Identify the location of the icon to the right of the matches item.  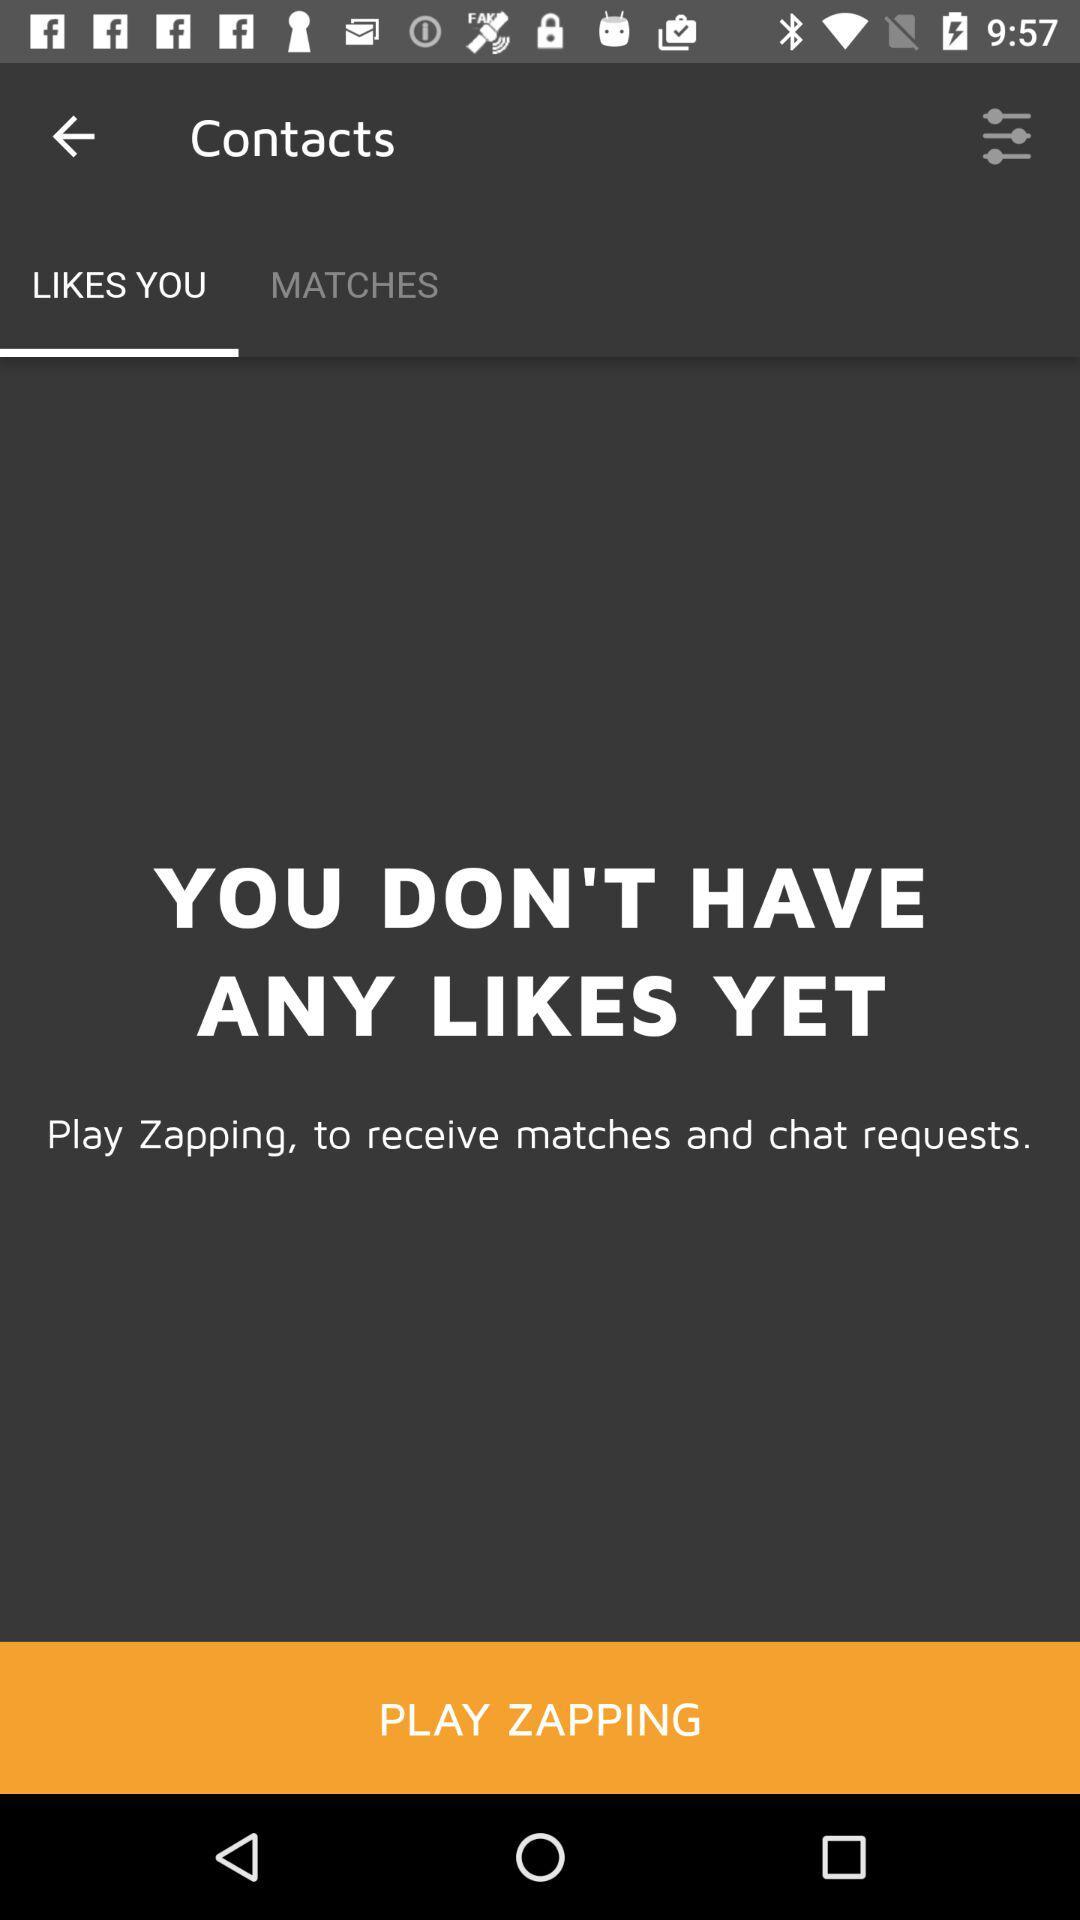
(1006, 135).